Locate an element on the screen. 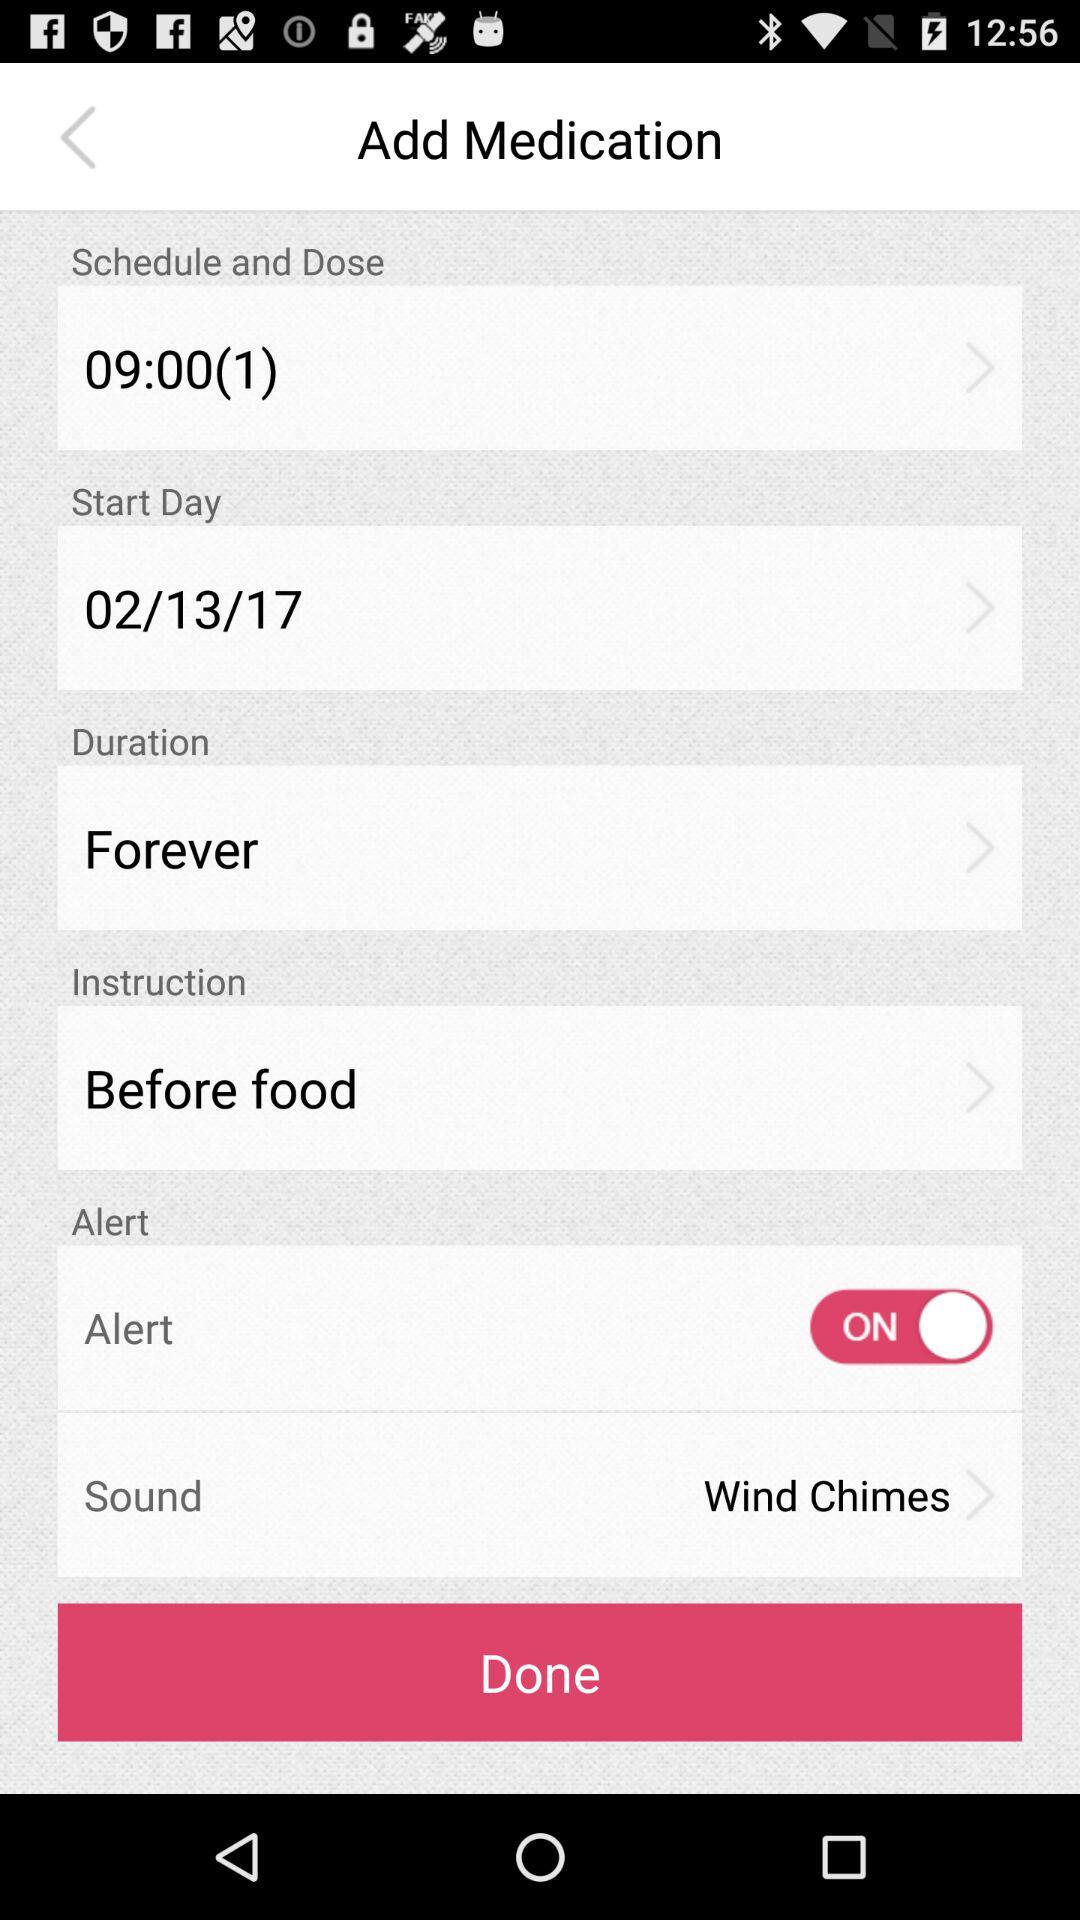  the item to the right of alert item is located at coordinates (882, 1327).